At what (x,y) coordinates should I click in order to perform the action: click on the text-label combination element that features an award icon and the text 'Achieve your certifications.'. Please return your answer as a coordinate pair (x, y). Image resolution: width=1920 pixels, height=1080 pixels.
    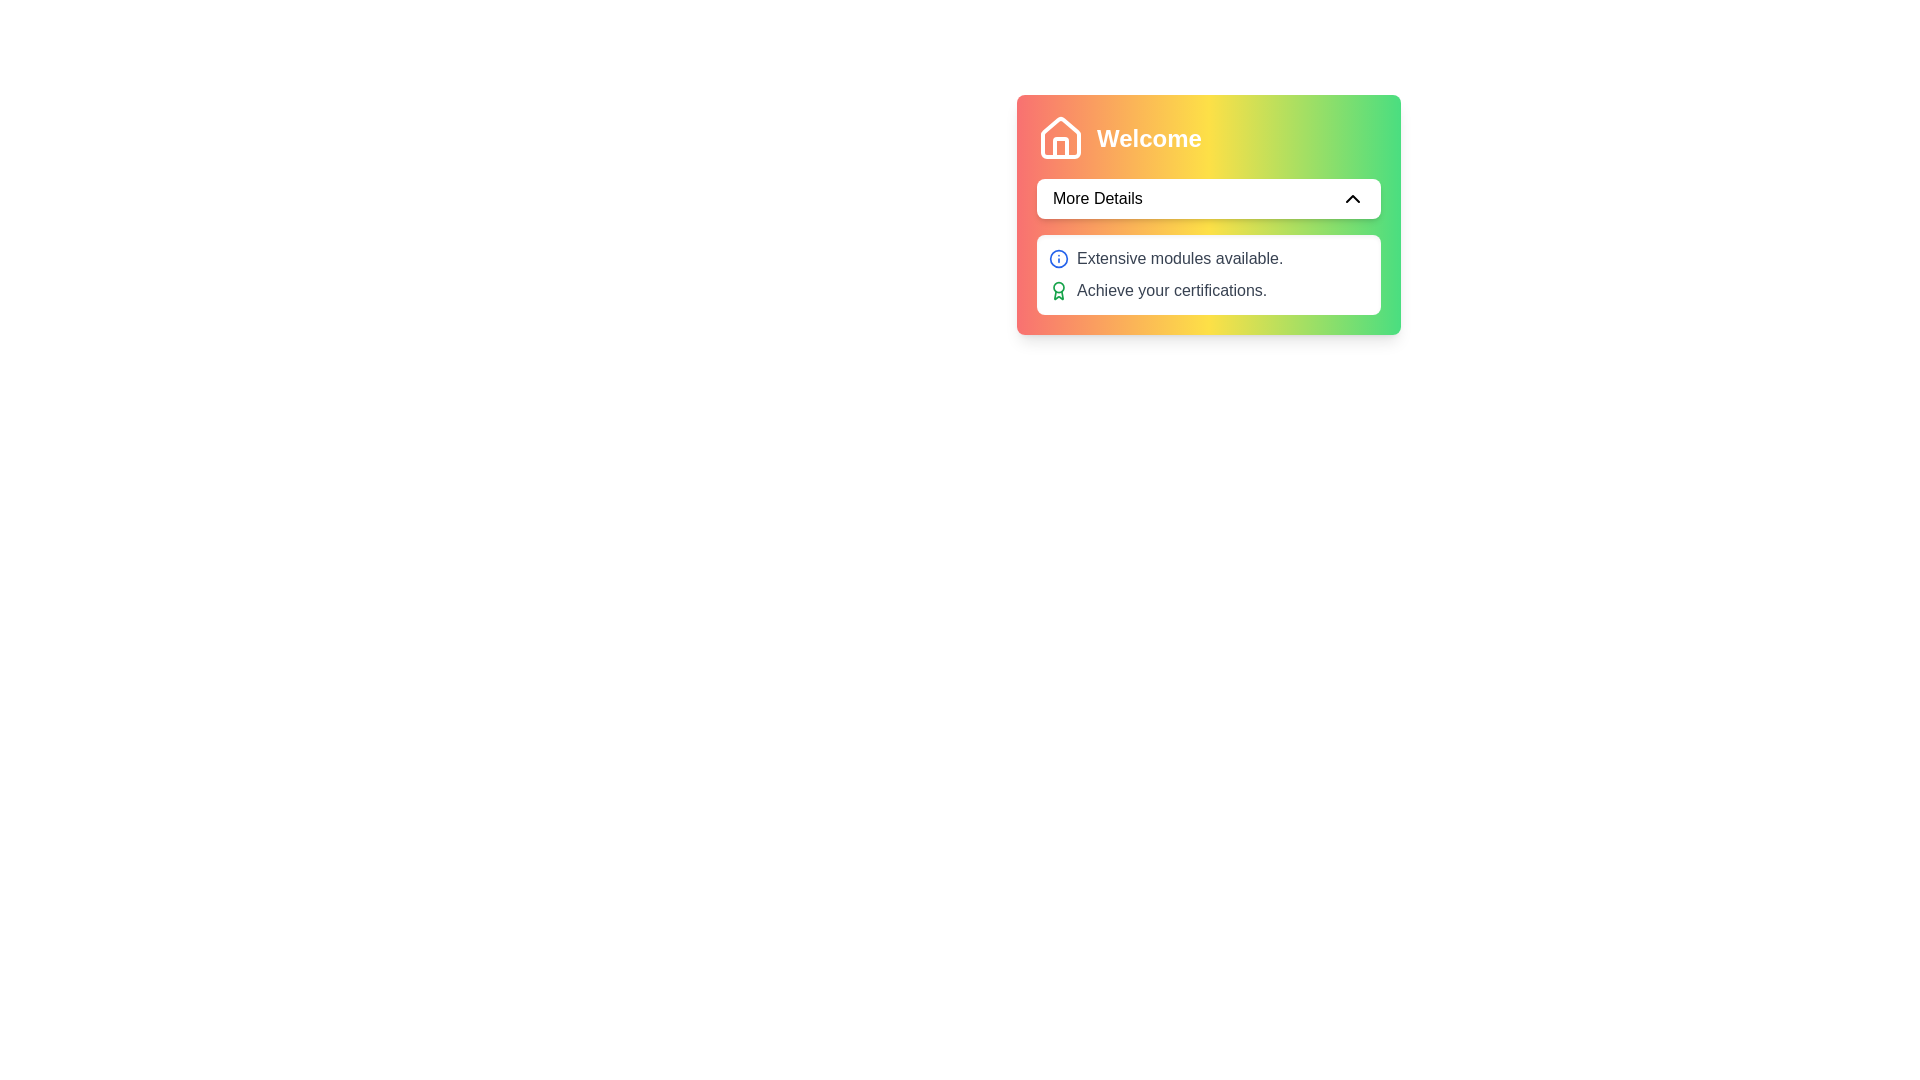
    Looking at the image, I should click on (1208, 290).